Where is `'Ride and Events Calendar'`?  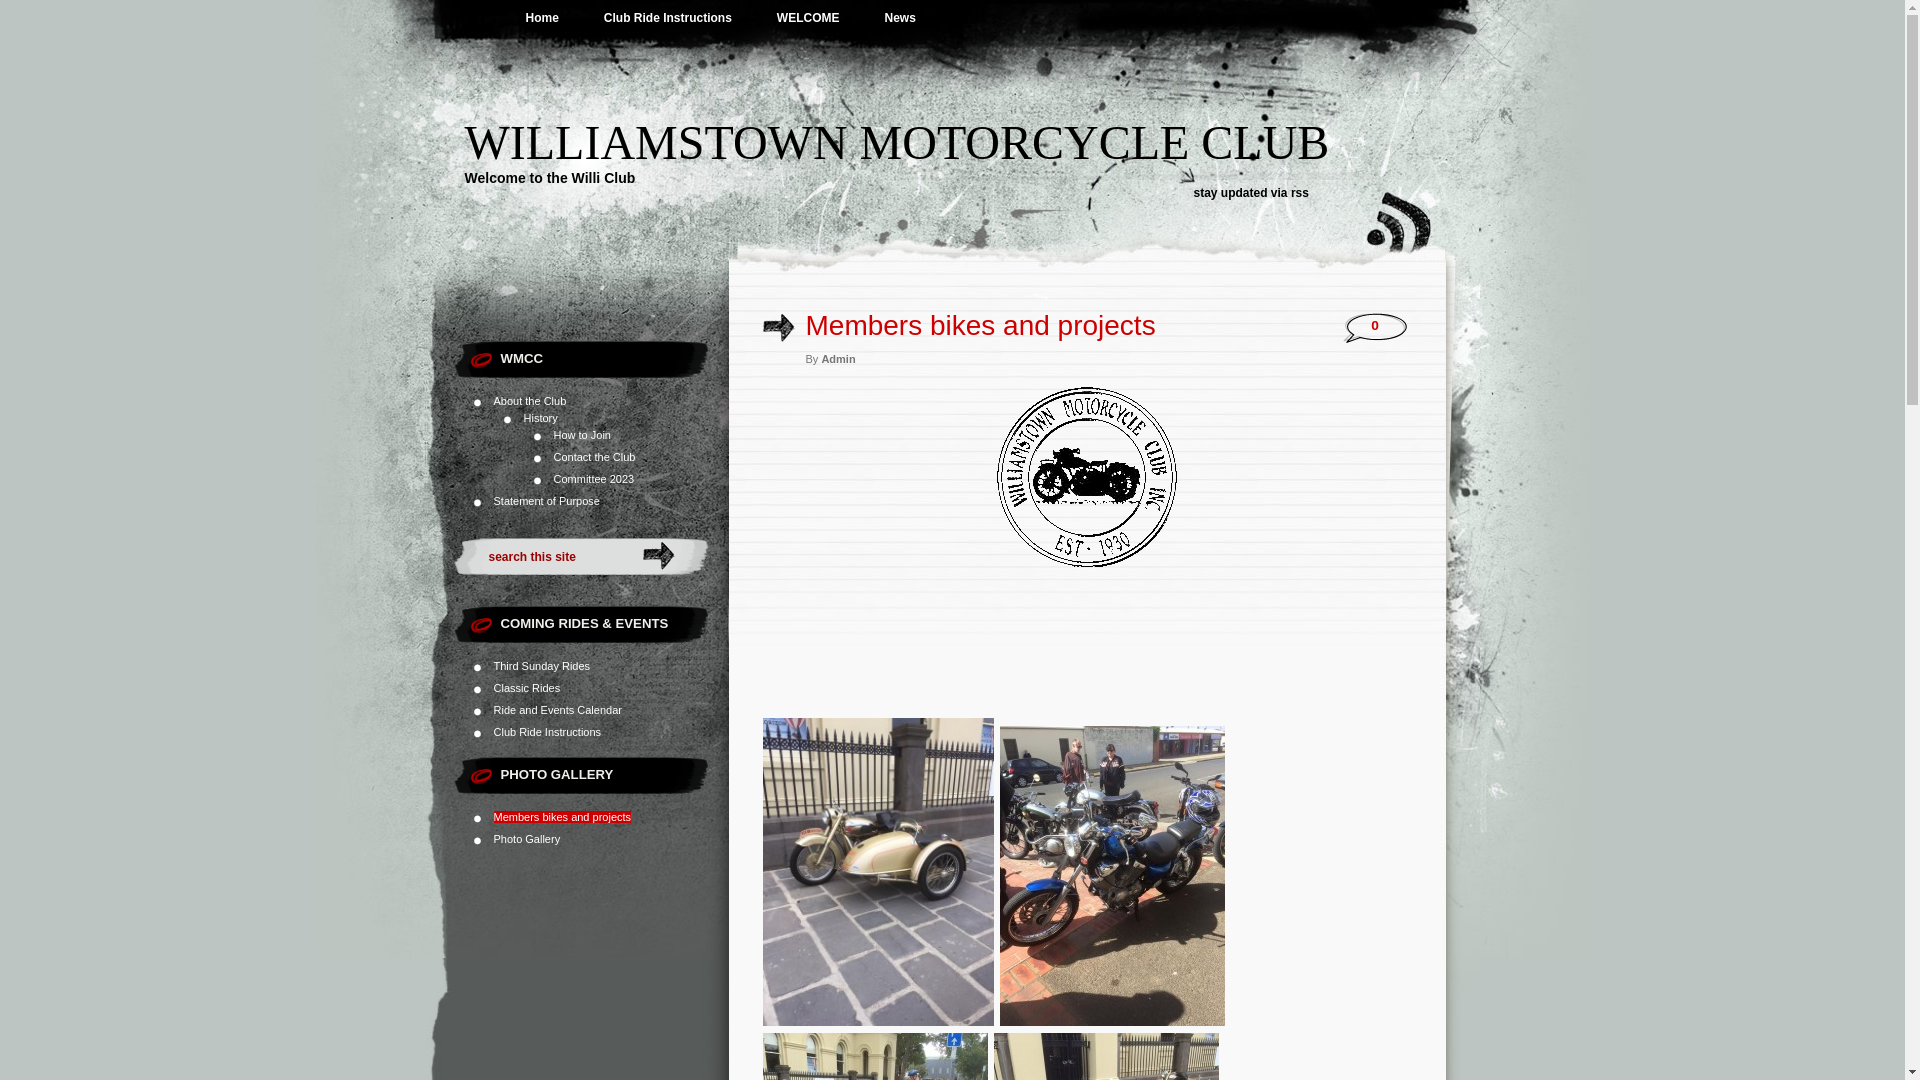 'Ride and Events Calendar' is located at coordinates (494, 708).